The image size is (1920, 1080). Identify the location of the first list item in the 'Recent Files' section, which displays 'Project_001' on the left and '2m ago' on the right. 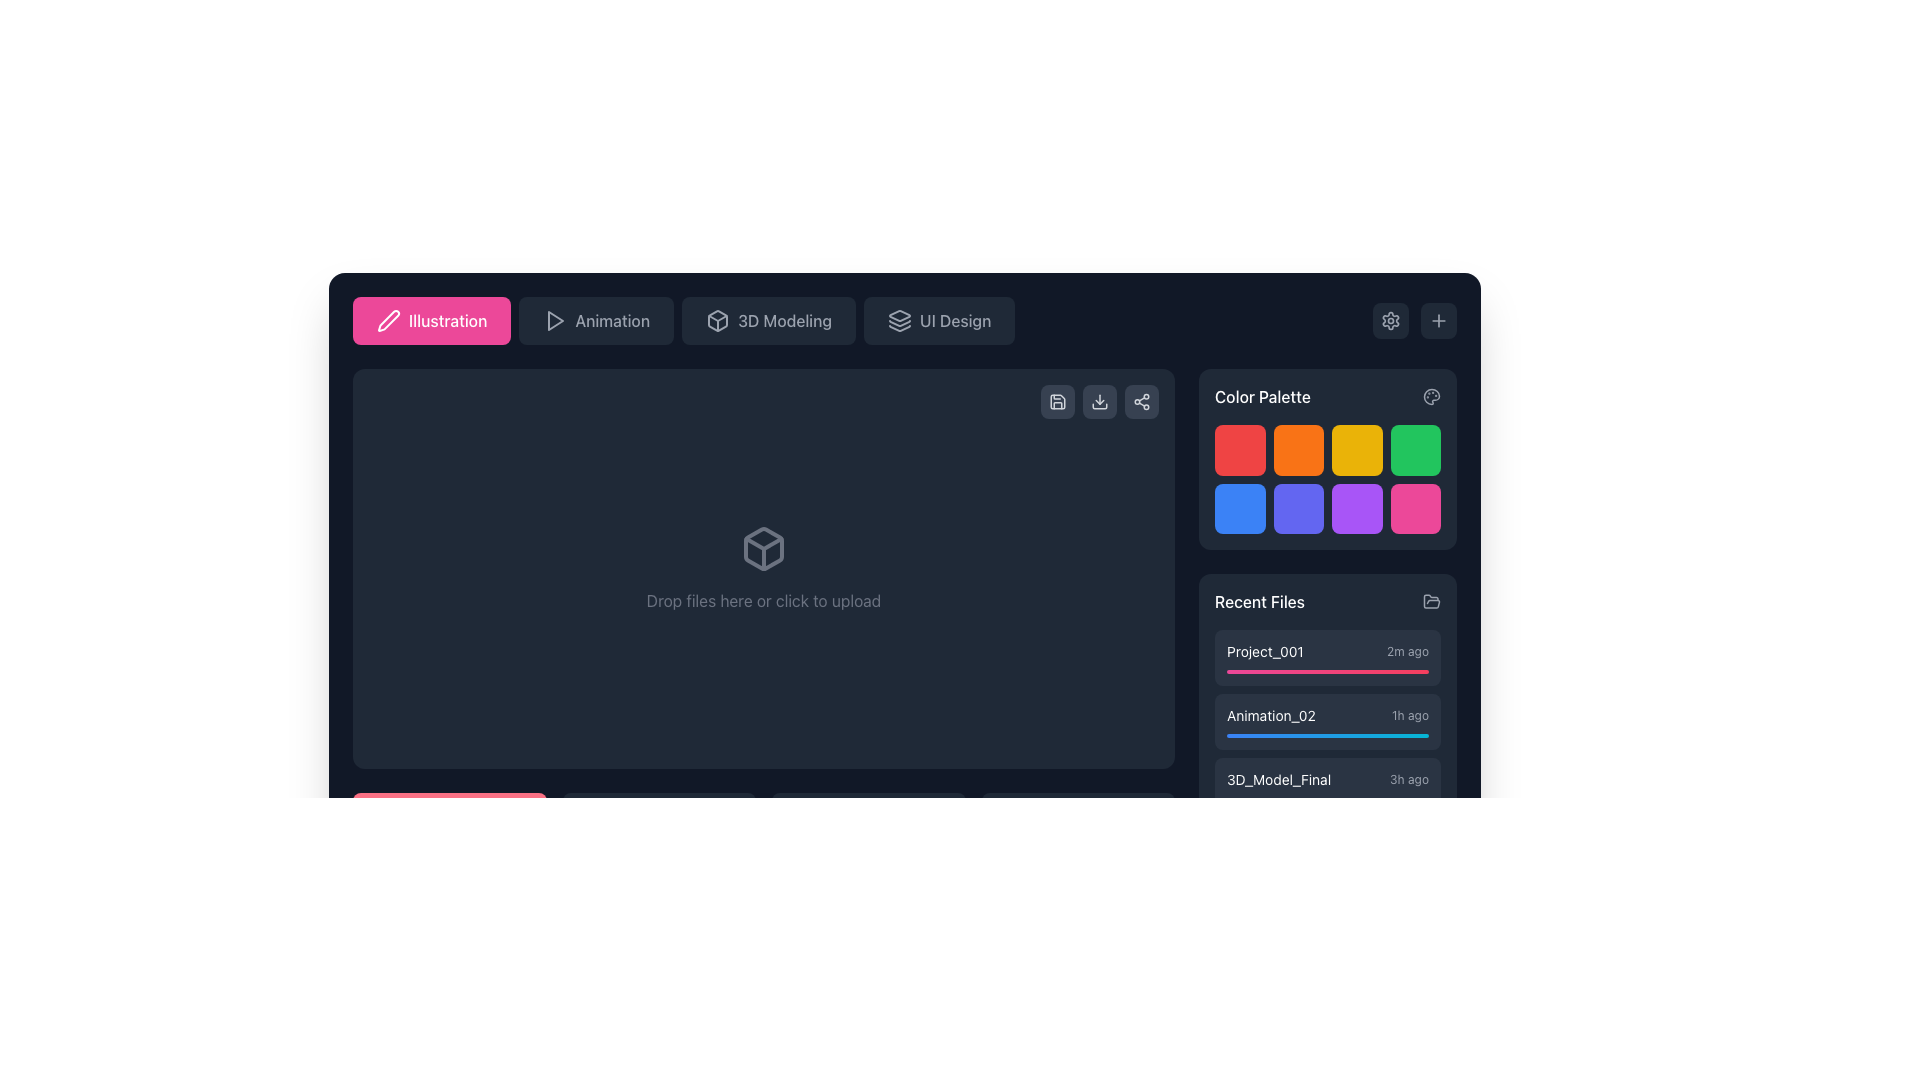
(1328, 651).